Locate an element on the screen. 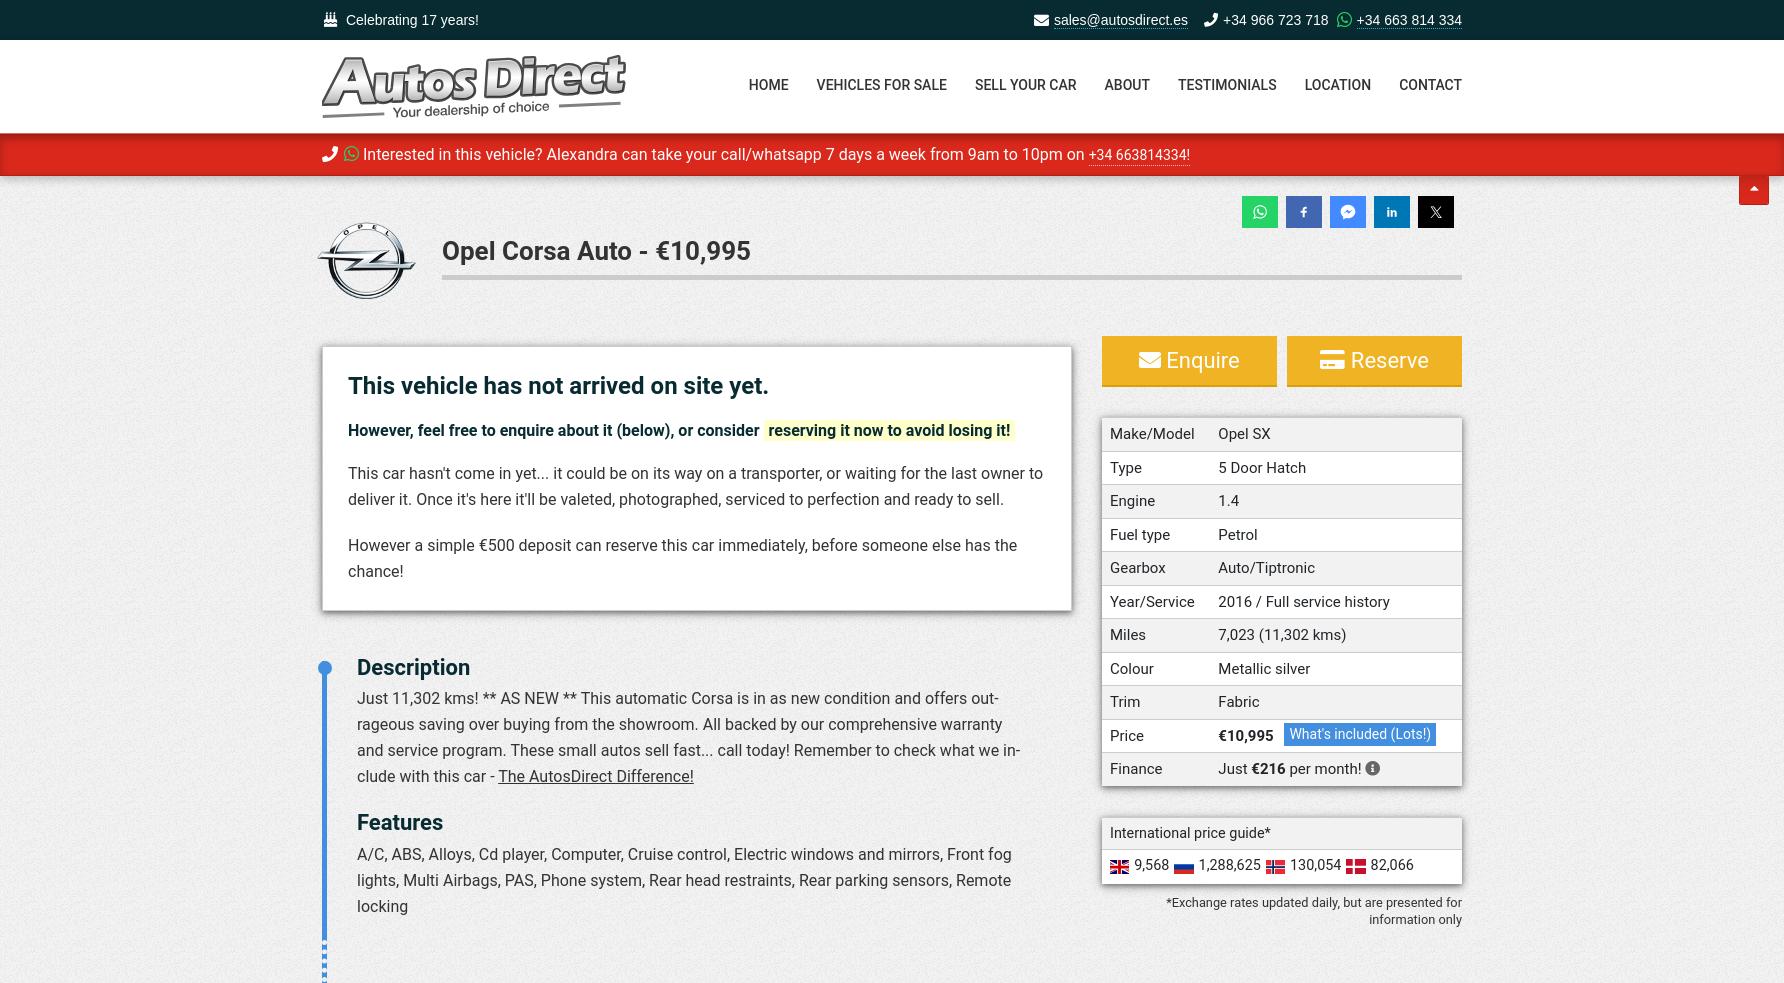  '2016 / Full service history' is located at coordinates (1217, 601).